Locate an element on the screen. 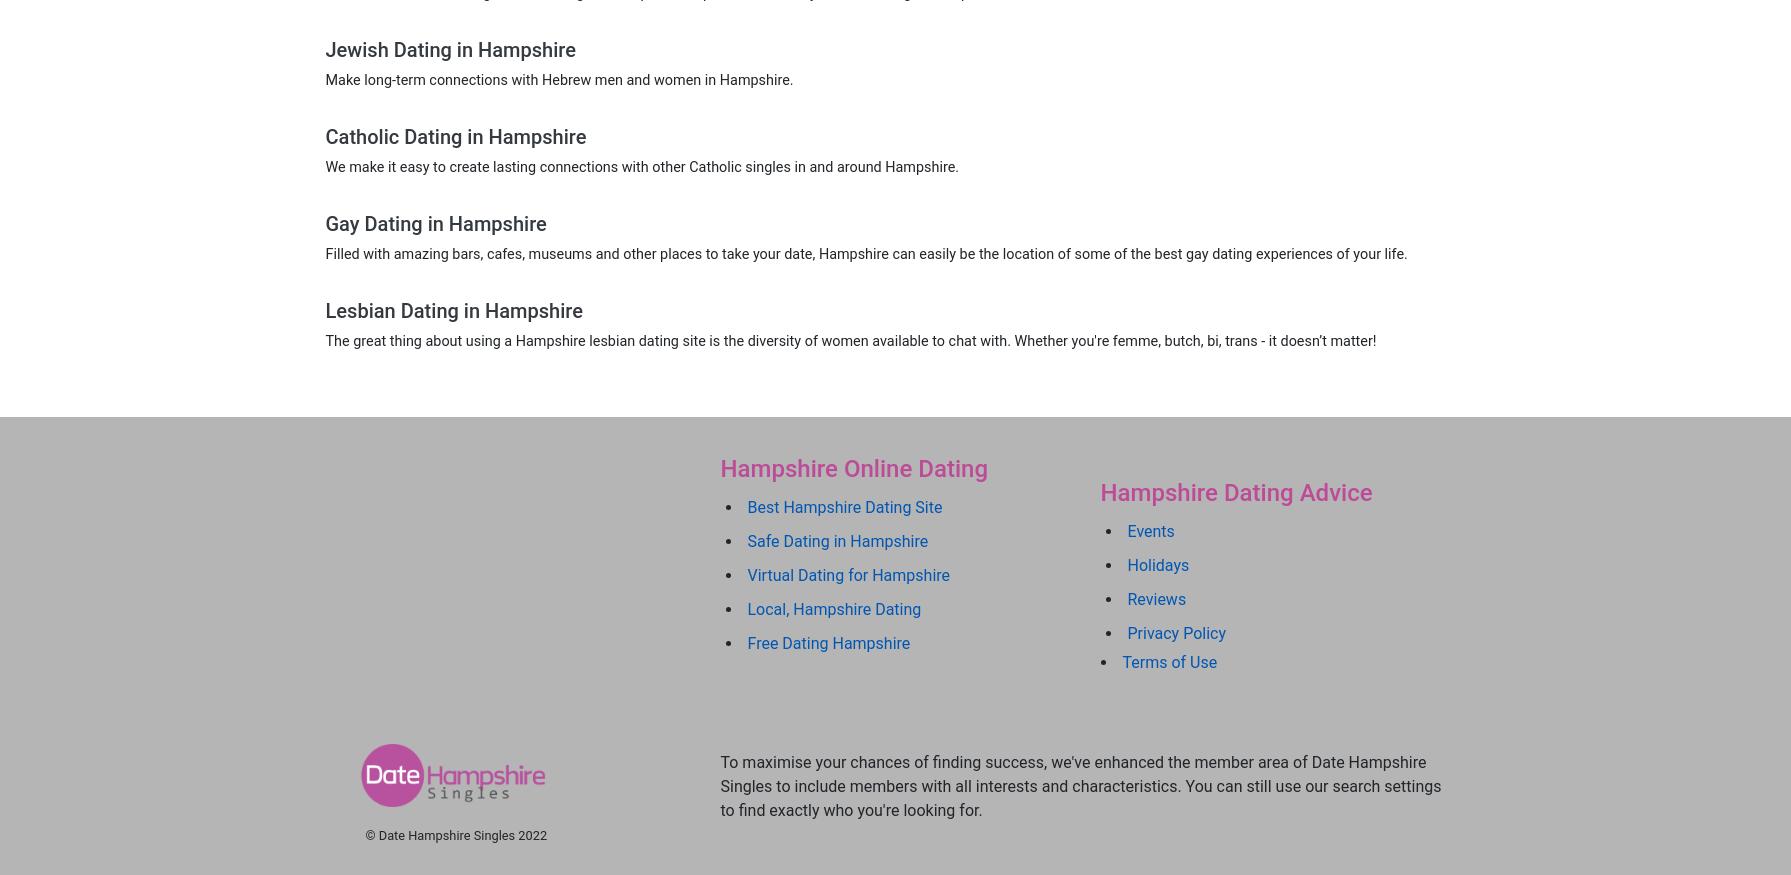 The height and width of the screenshot is (875, 1791). 'We make it easy to create lasting connections with other Catholic singles in and around Hampshire.' is located at coordinates (642, 166).